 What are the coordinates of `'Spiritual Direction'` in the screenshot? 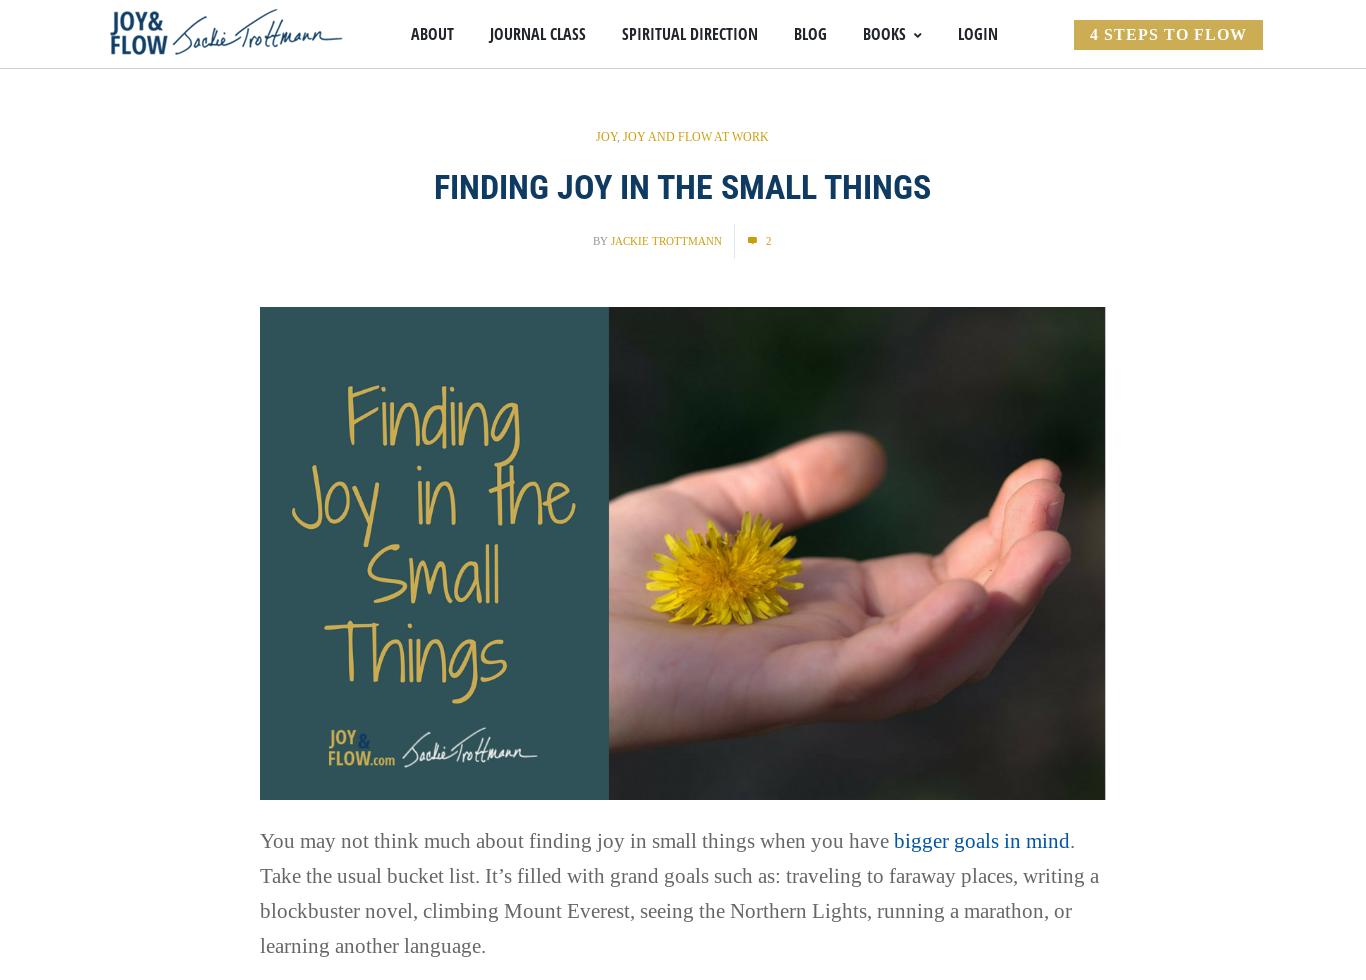 It's located at (620, 34).